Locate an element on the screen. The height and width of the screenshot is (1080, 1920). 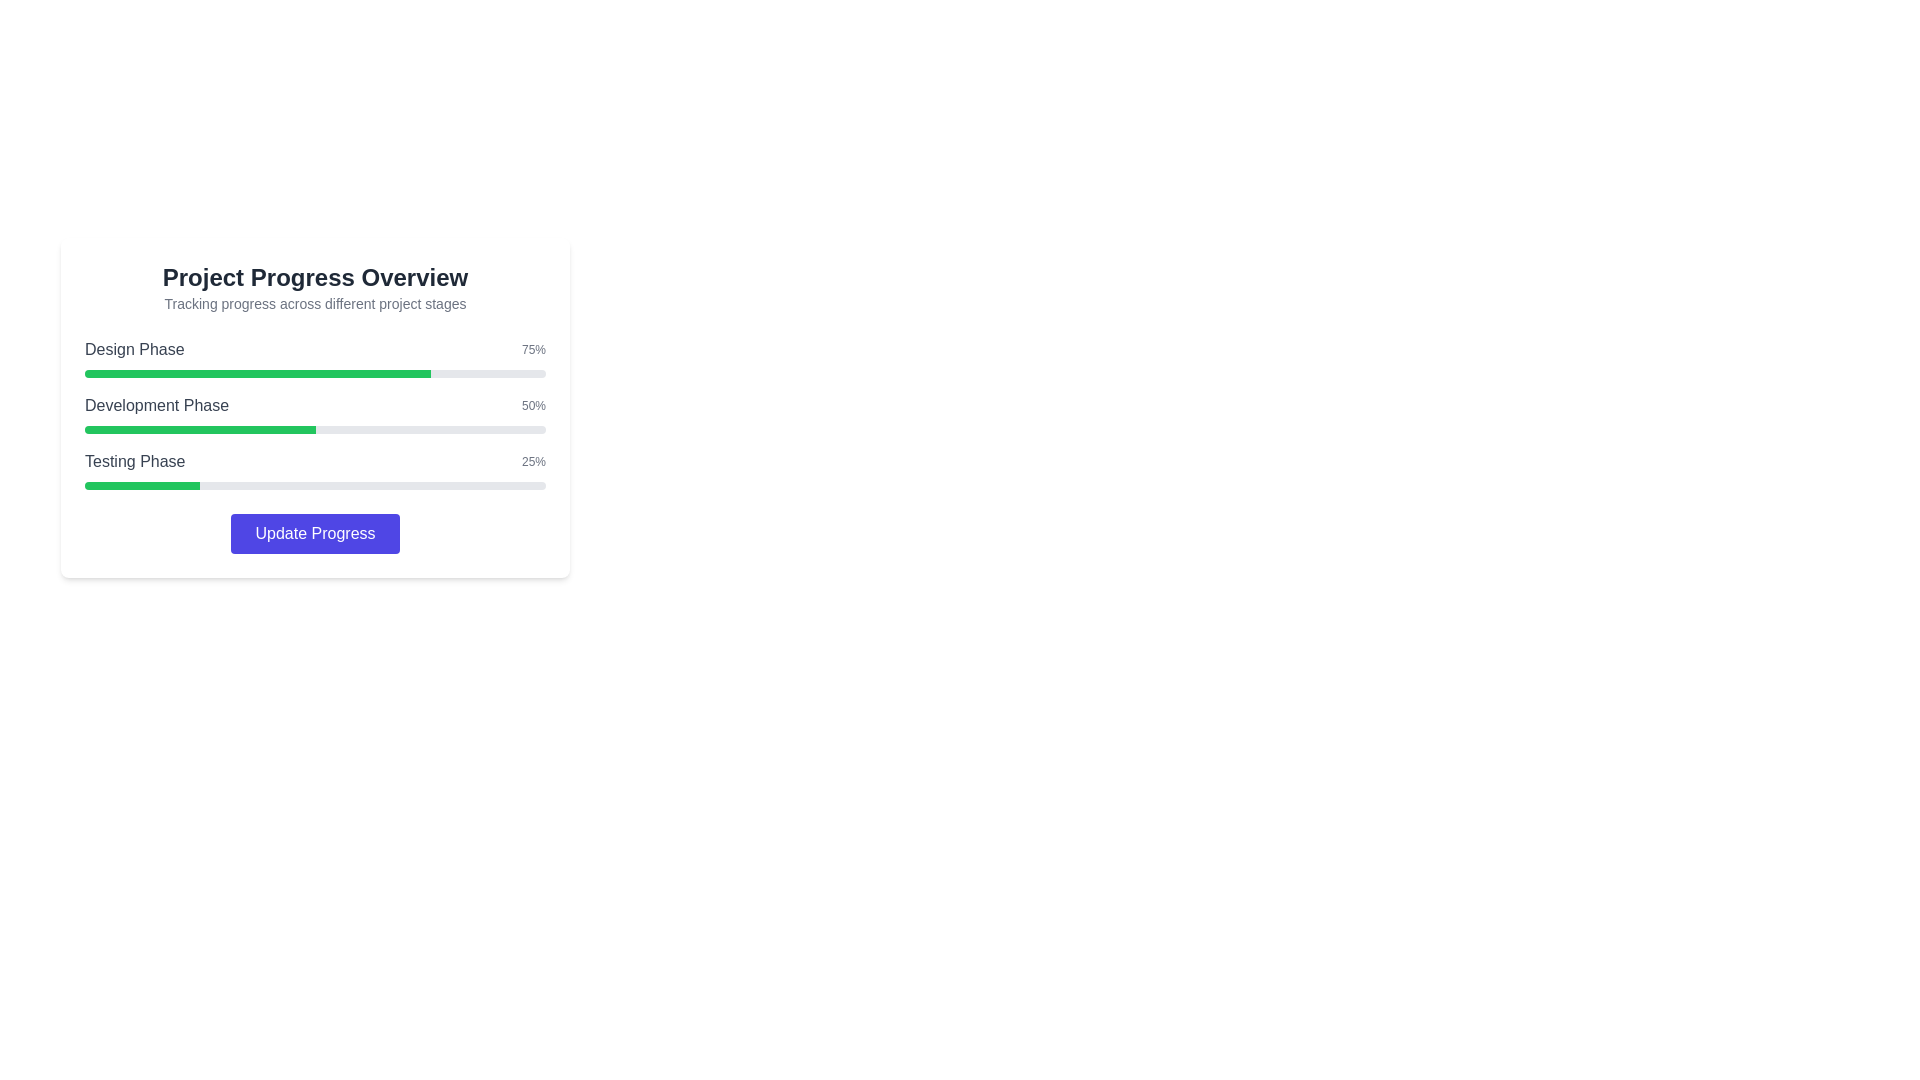
the text label displaying '75%' which is styled in gray and positioned to the right of the progress bar associated with the 'Design Phase' label is located at coordinates (533, 349).